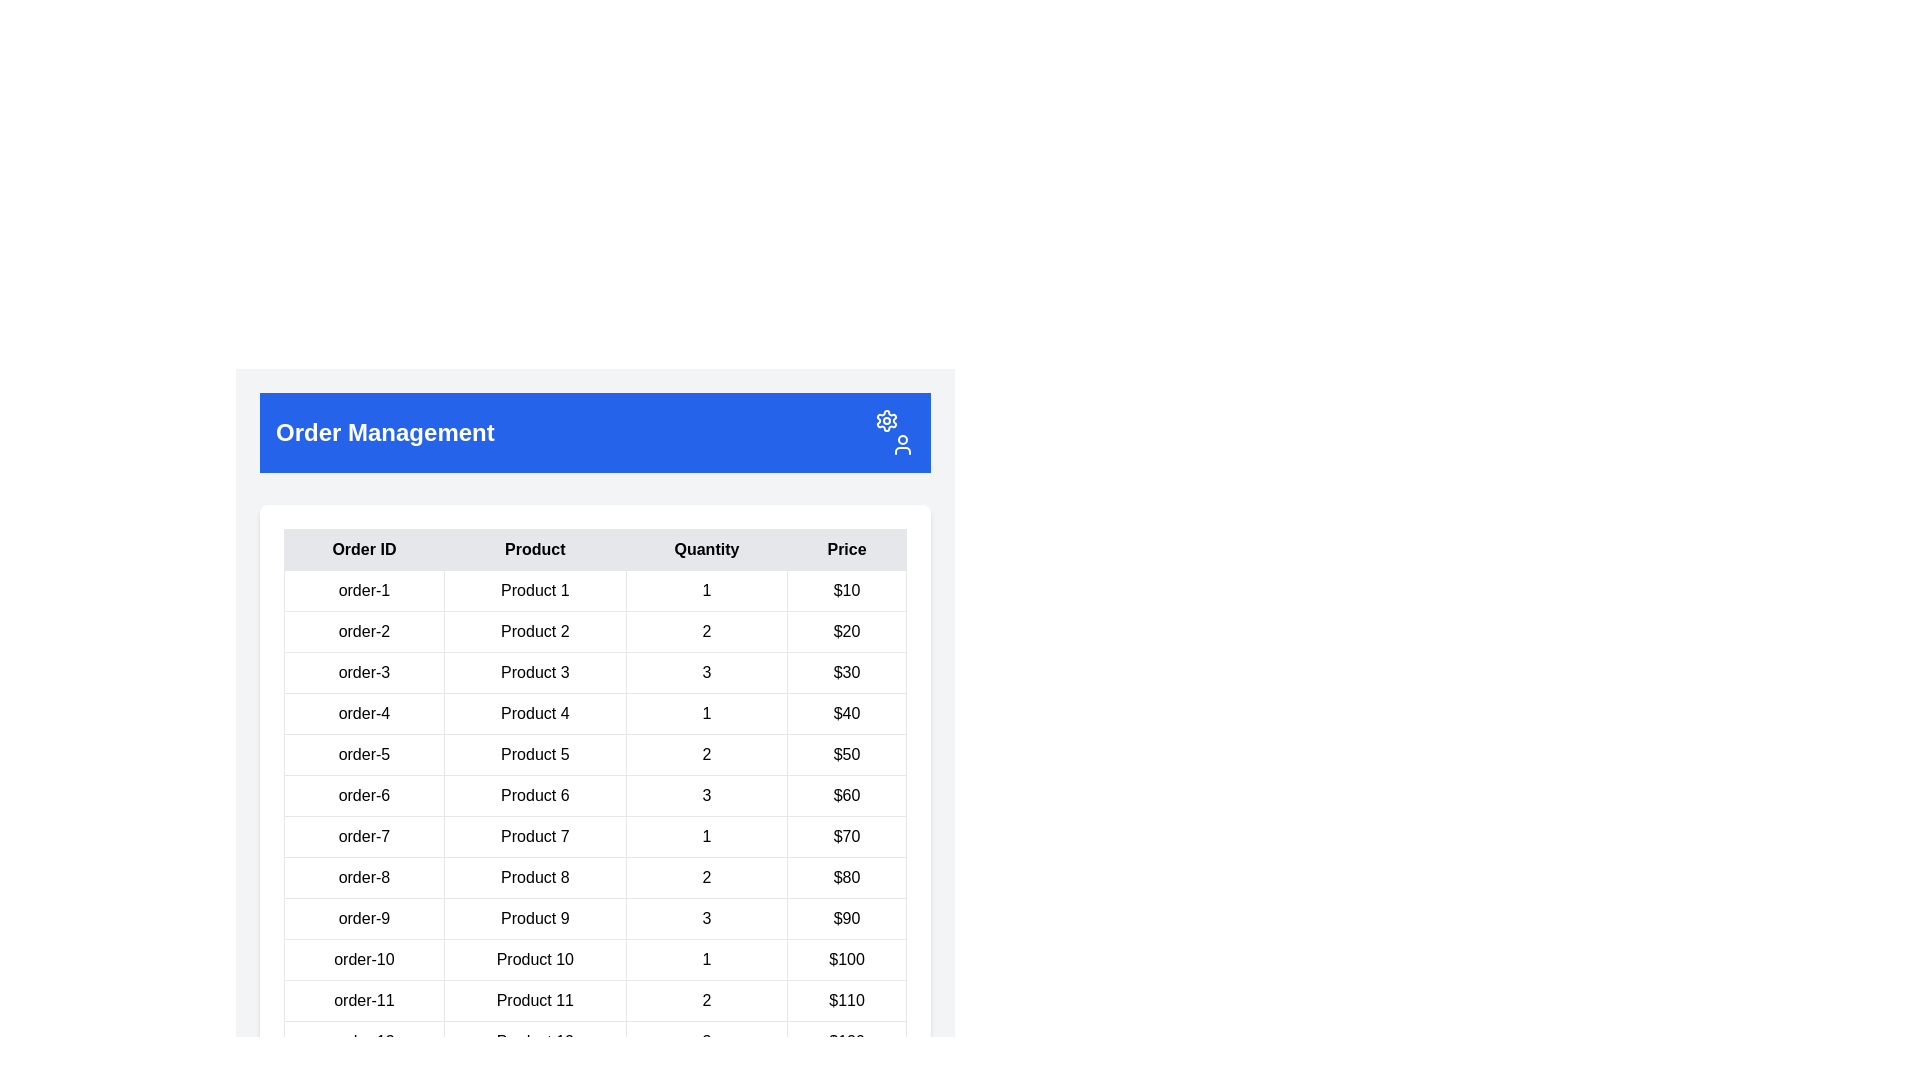 Image resolution: width=1920 pixels, height=1080 pixels. Describe the element at coordinates (847, 672) in the screenshot. I see `the static text label displaying the price of the product in the order-3 row of the table` at that location.